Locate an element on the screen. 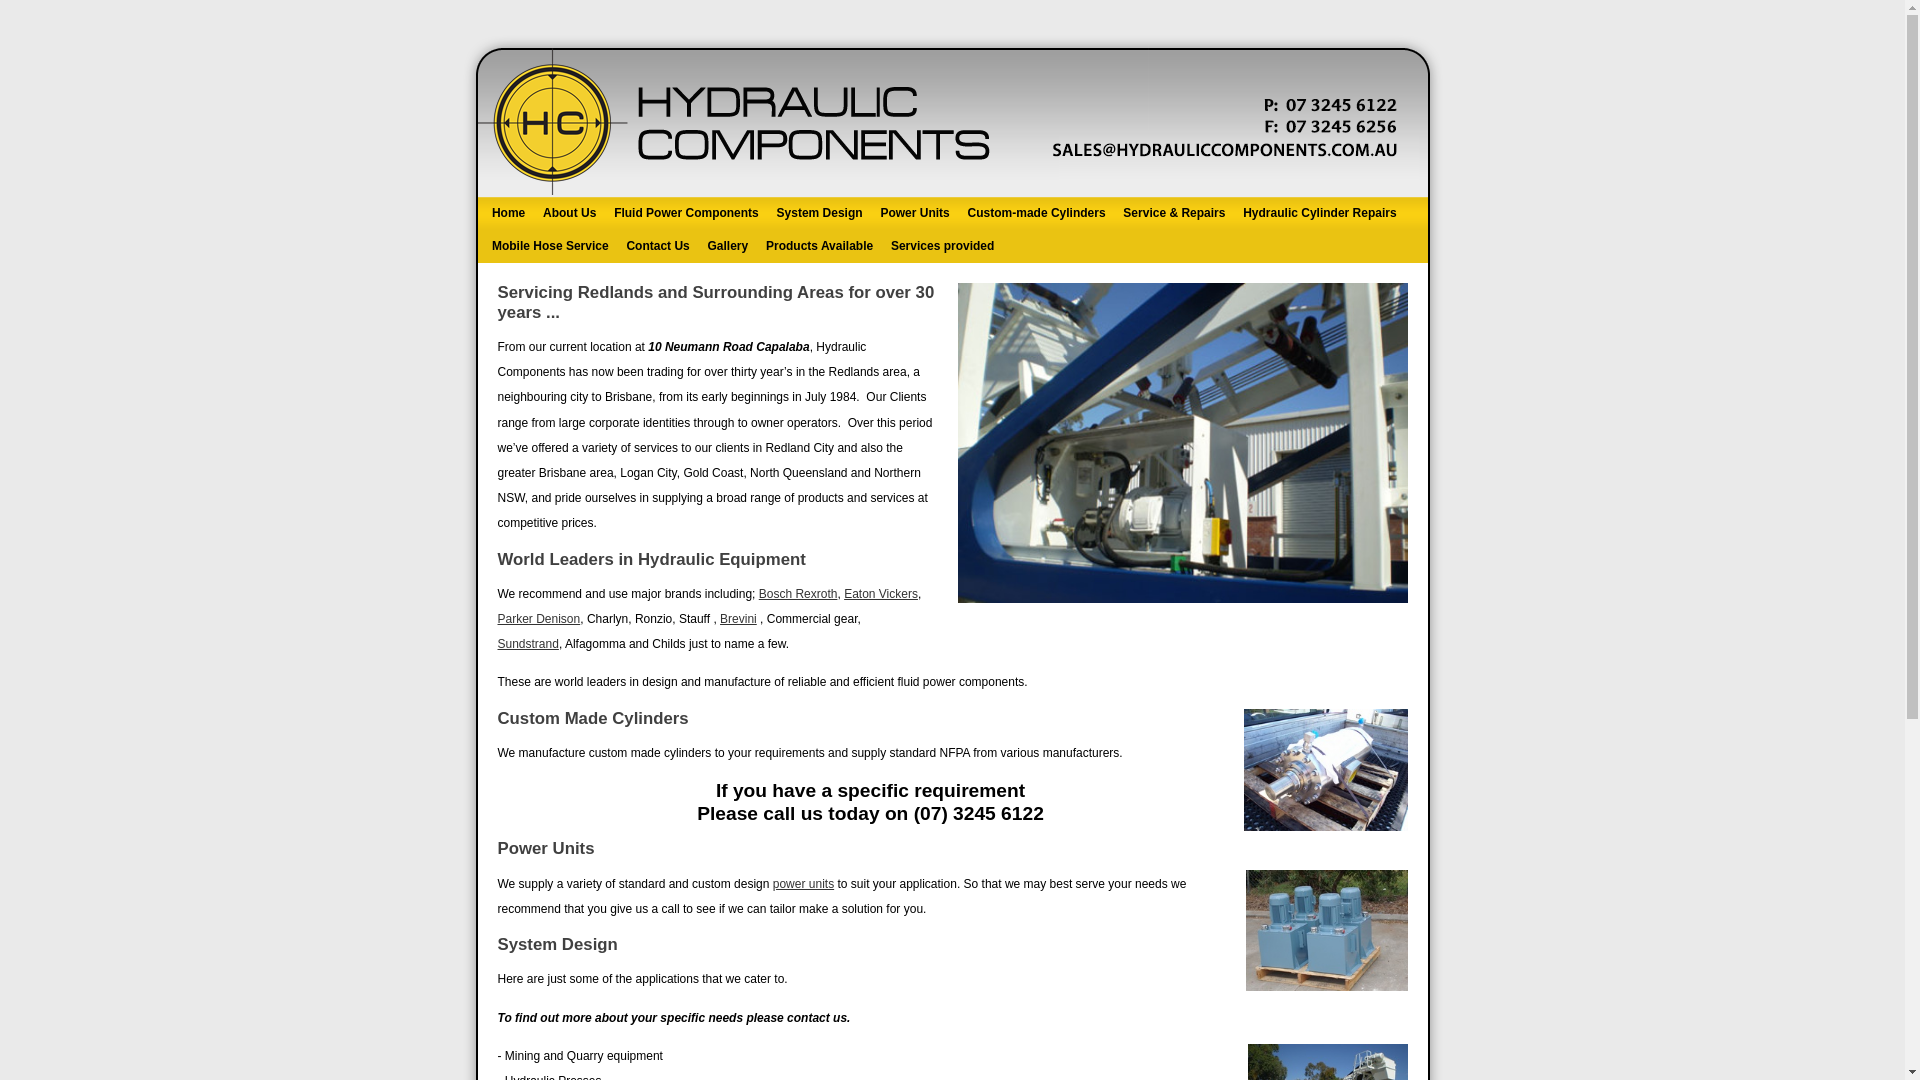  'Fluid Power Components' is located at coordinates (686, 213).